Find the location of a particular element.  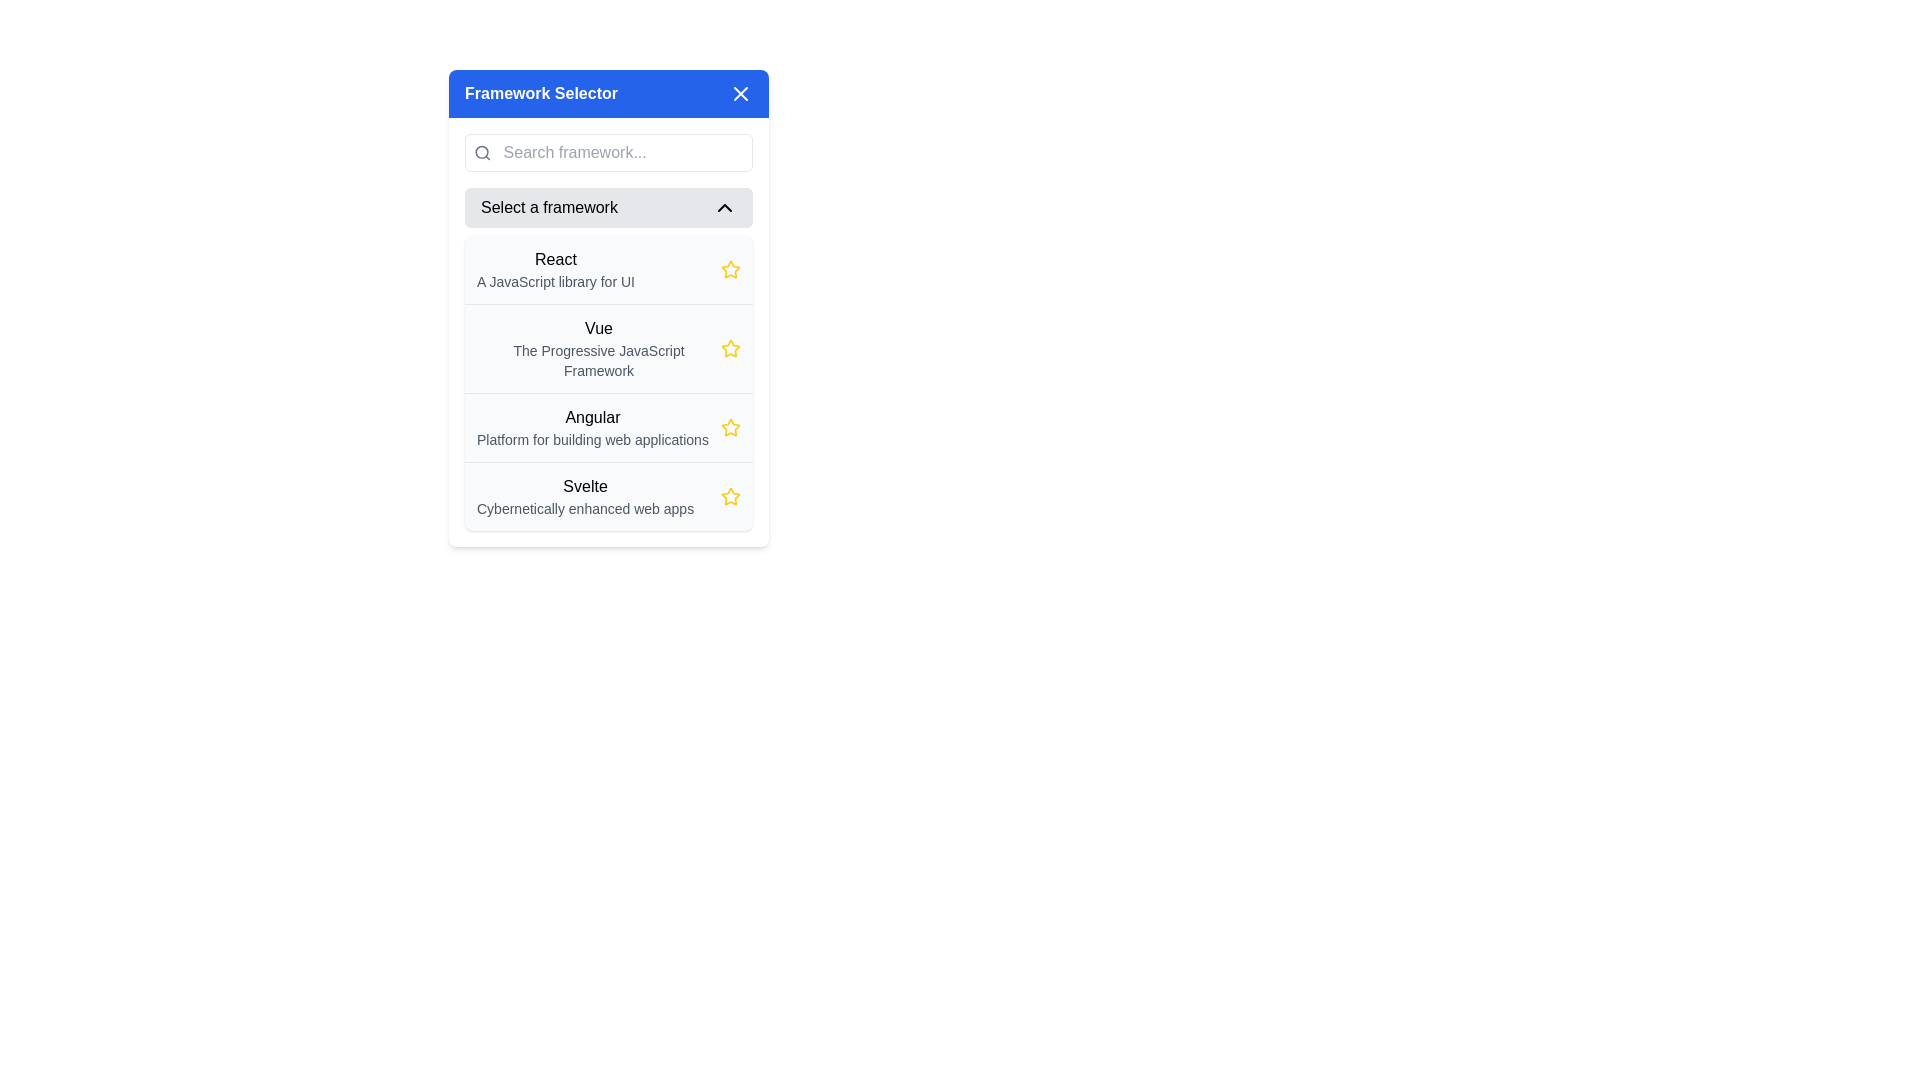

the second list item labeled 'Vue' is located at coordinates (608, 346).